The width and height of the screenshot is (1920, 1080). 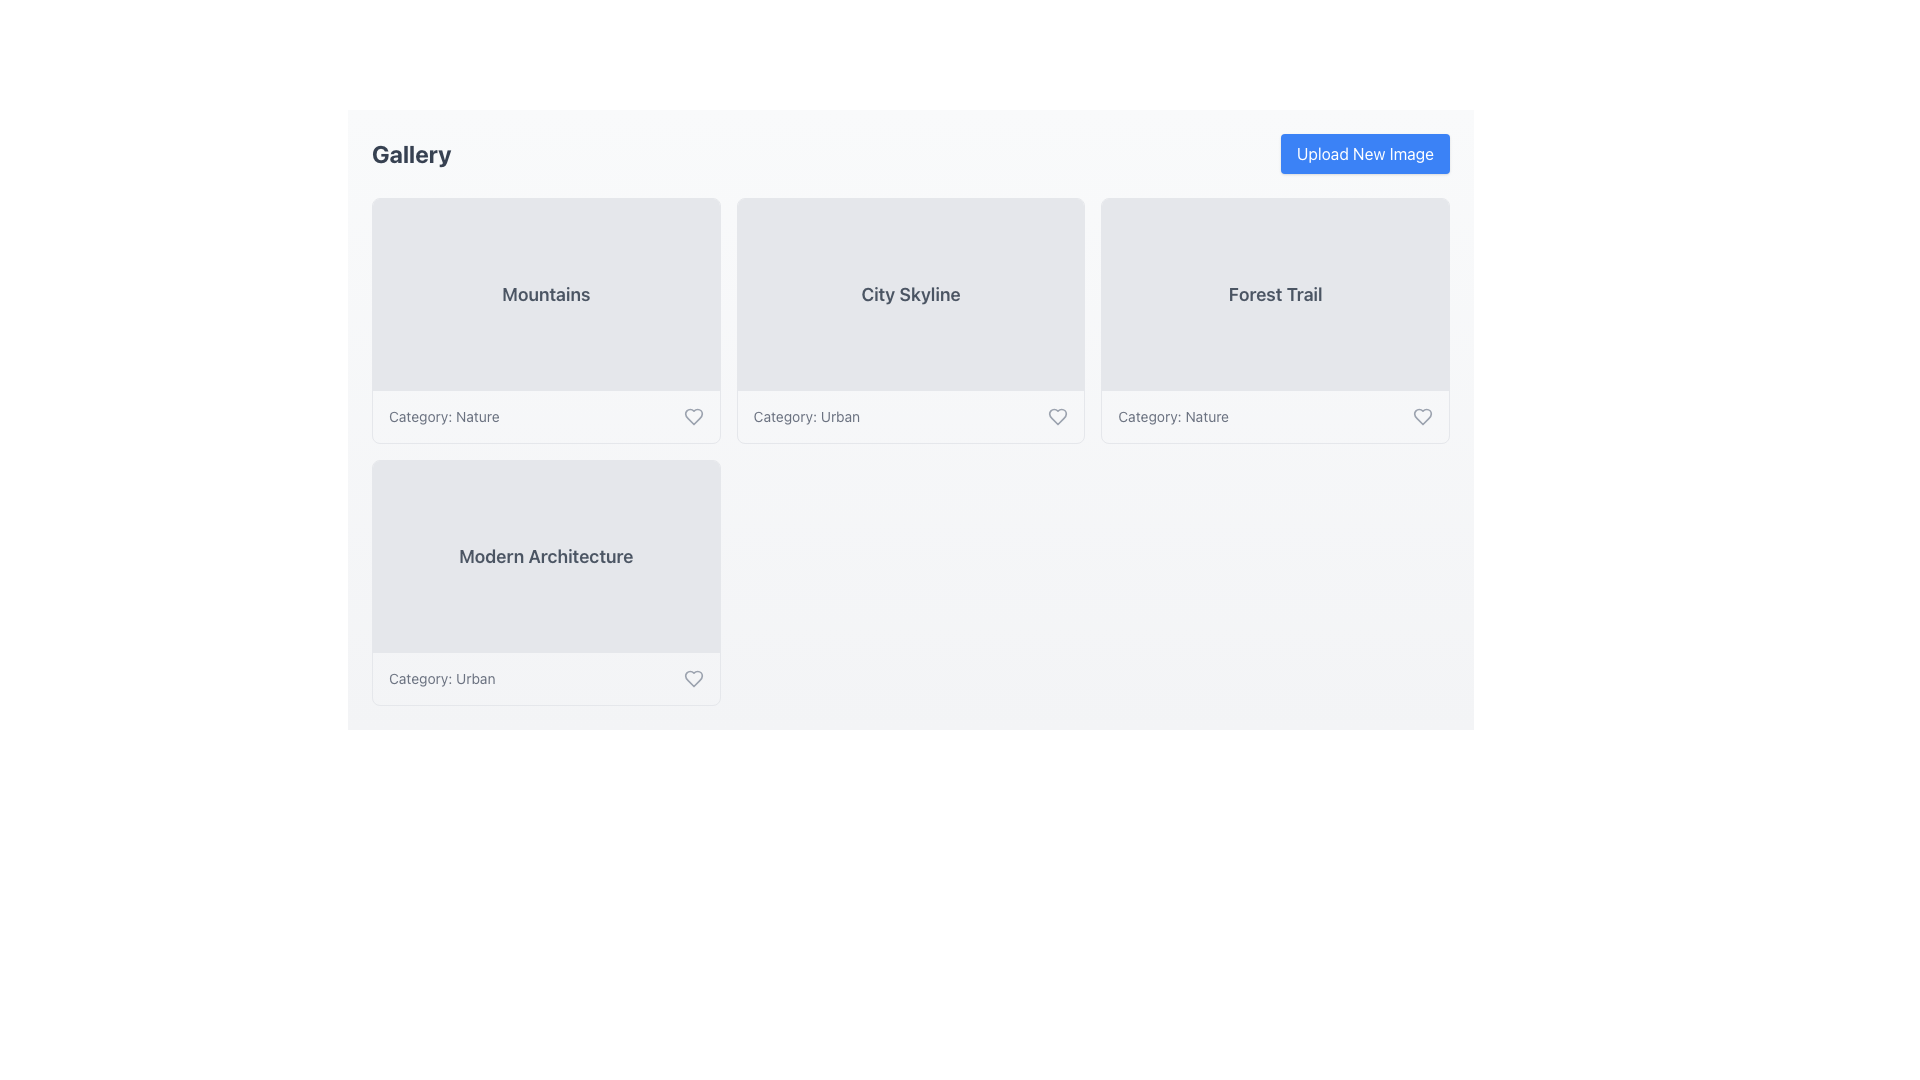 What do you see at coordinates (910, 294) in the screenshot?
I see `the text label displaying 'City Skyline', which is styled with a bold font and gray color, located centrally within its card interface in the grid layout` at bounding box center [910, 294].